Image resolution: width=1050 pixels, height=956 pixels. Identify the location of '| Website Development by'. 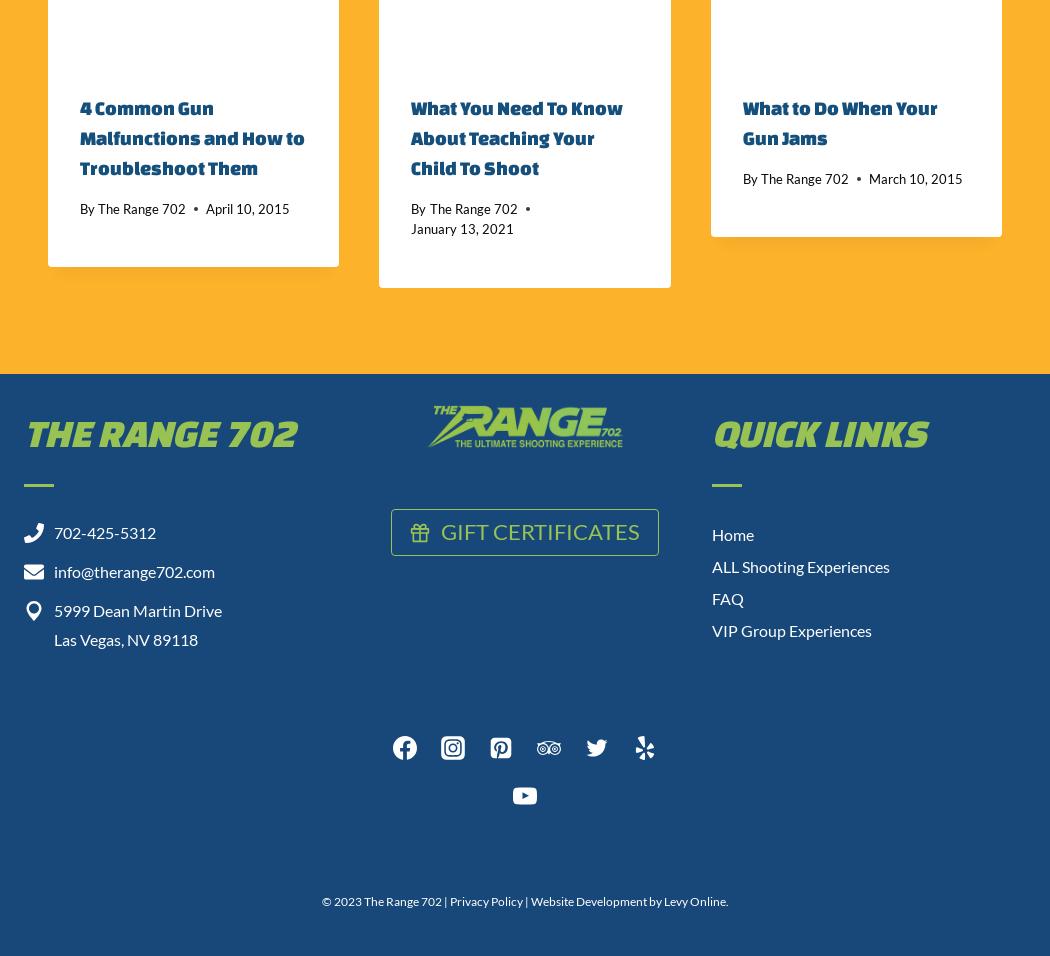
(520, 901).